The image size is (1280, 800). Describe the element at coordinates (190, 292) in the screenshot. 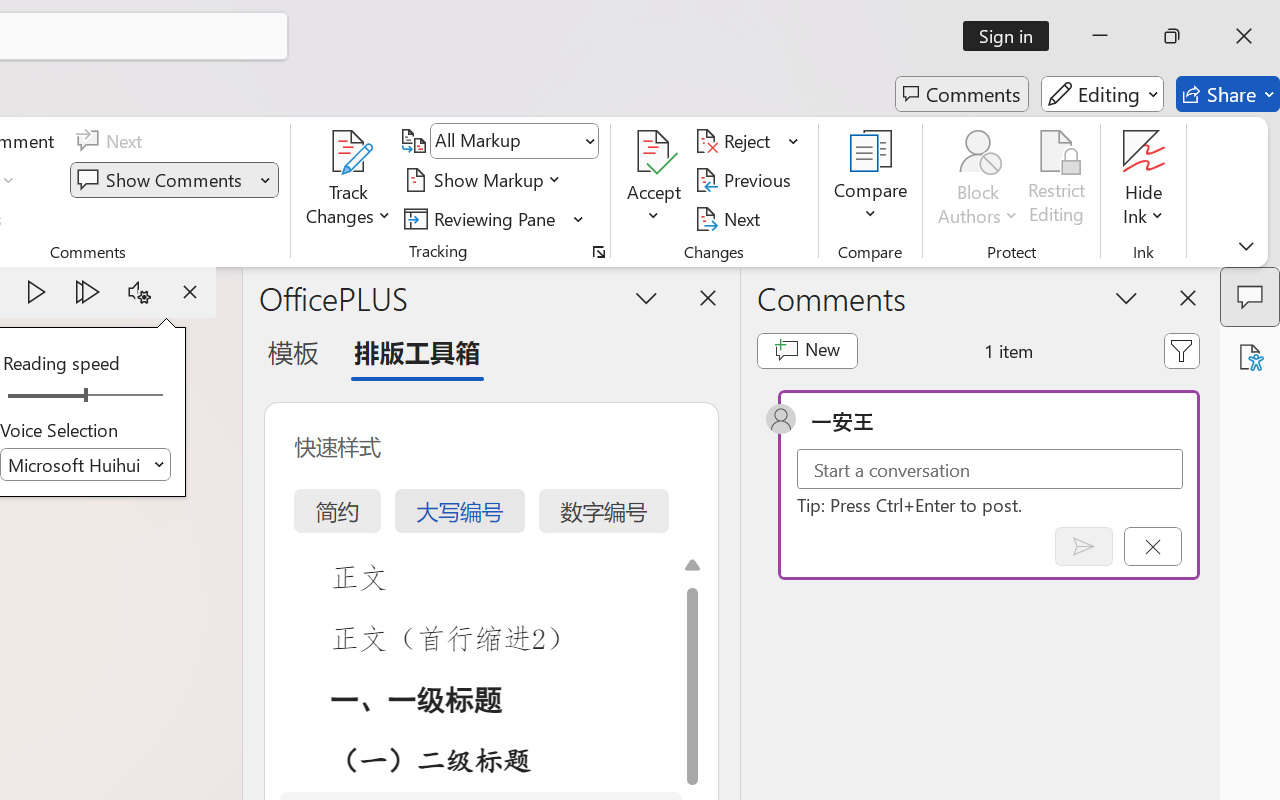

I see `'Stop'` at that location.